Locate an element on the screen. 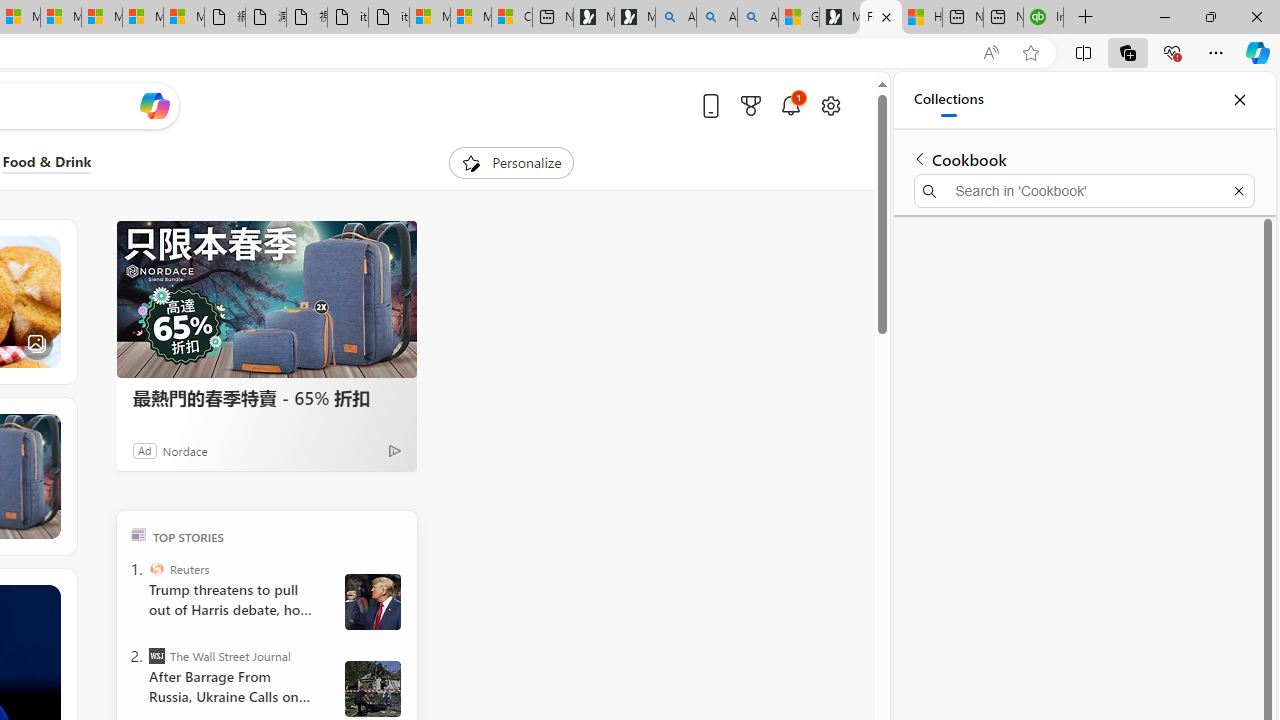 The height and width of the screenshot is (720, 1280). 'Intuit QuickBooks Online - Quickbooks' is located at coordinates (1042, 17).